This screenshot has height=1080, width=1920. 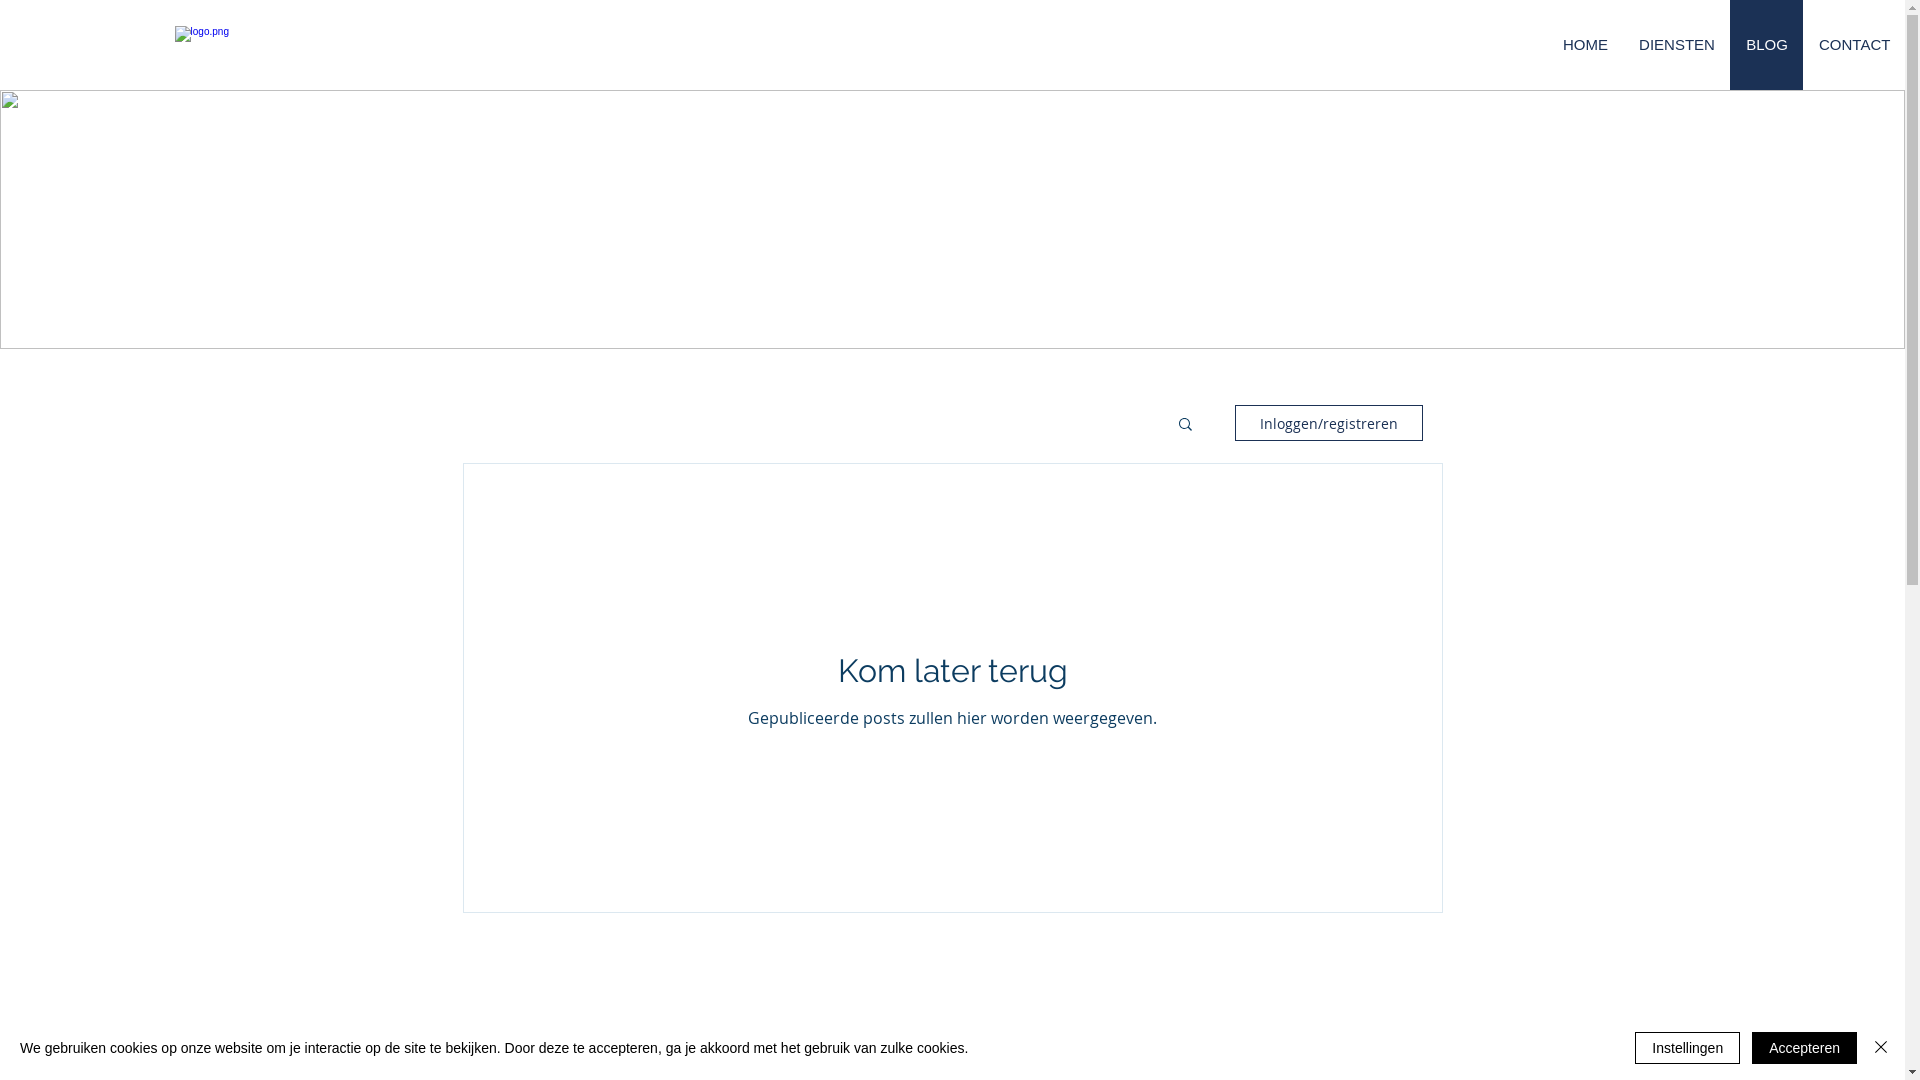 What do you see at coordinates (1804, 1047) in the screenshot?
I see `'Accepteren'` at bounding box center [1804, 1047].